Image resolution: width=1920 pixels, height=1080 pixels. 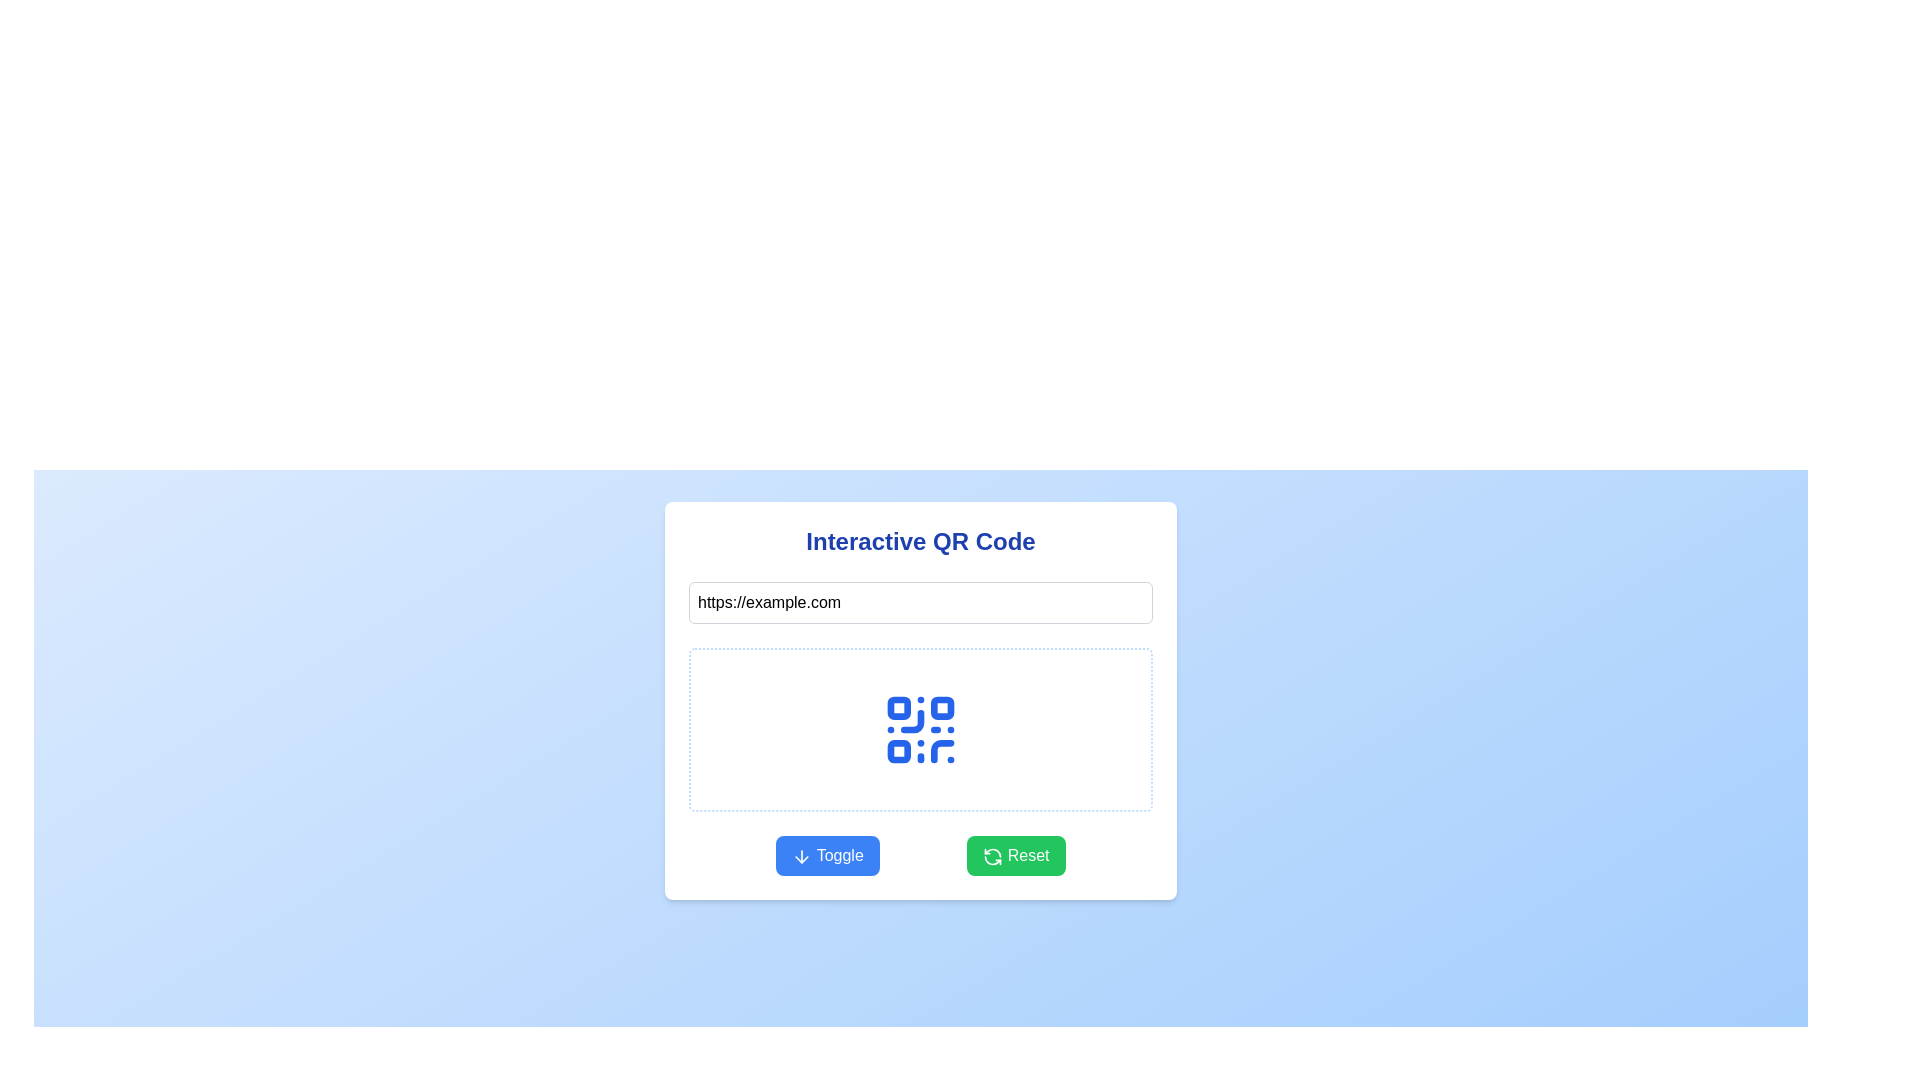 I want to click on the blue 'Toggle' button with a downward arrow icon to observe a color change, so click(x=828, y=855).